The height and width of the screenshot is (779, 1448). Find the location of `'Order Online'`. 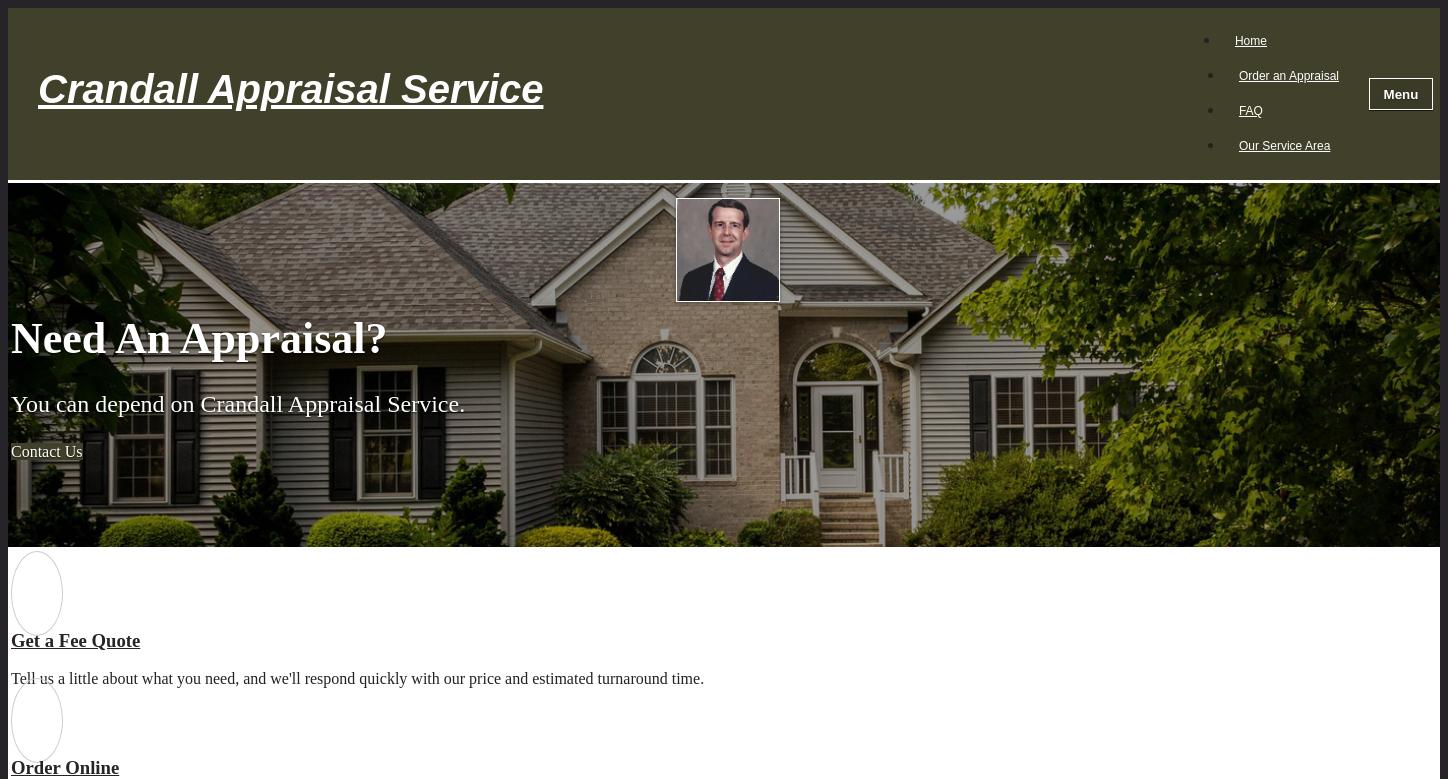

'Order Online' is located at coordinates (11, 766).